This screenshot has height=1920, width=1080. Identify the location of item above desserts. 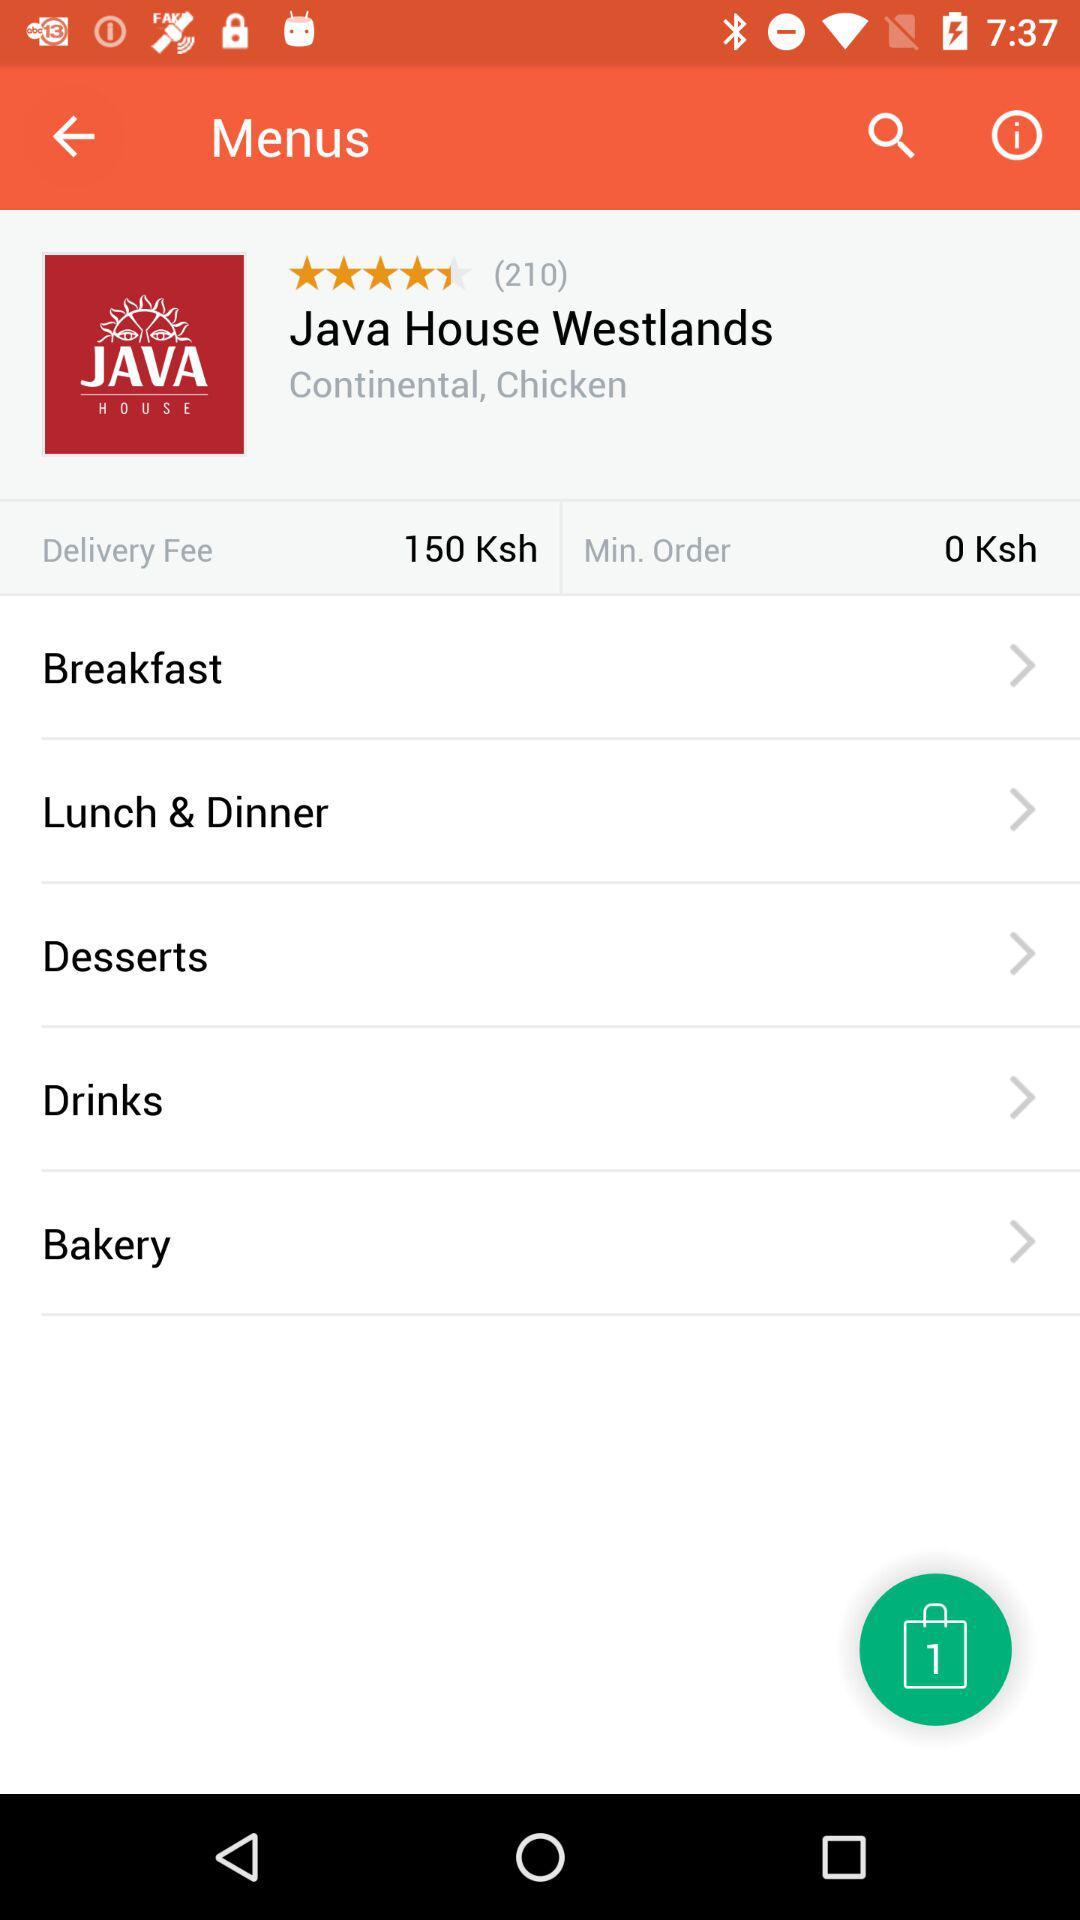
(560, 881).